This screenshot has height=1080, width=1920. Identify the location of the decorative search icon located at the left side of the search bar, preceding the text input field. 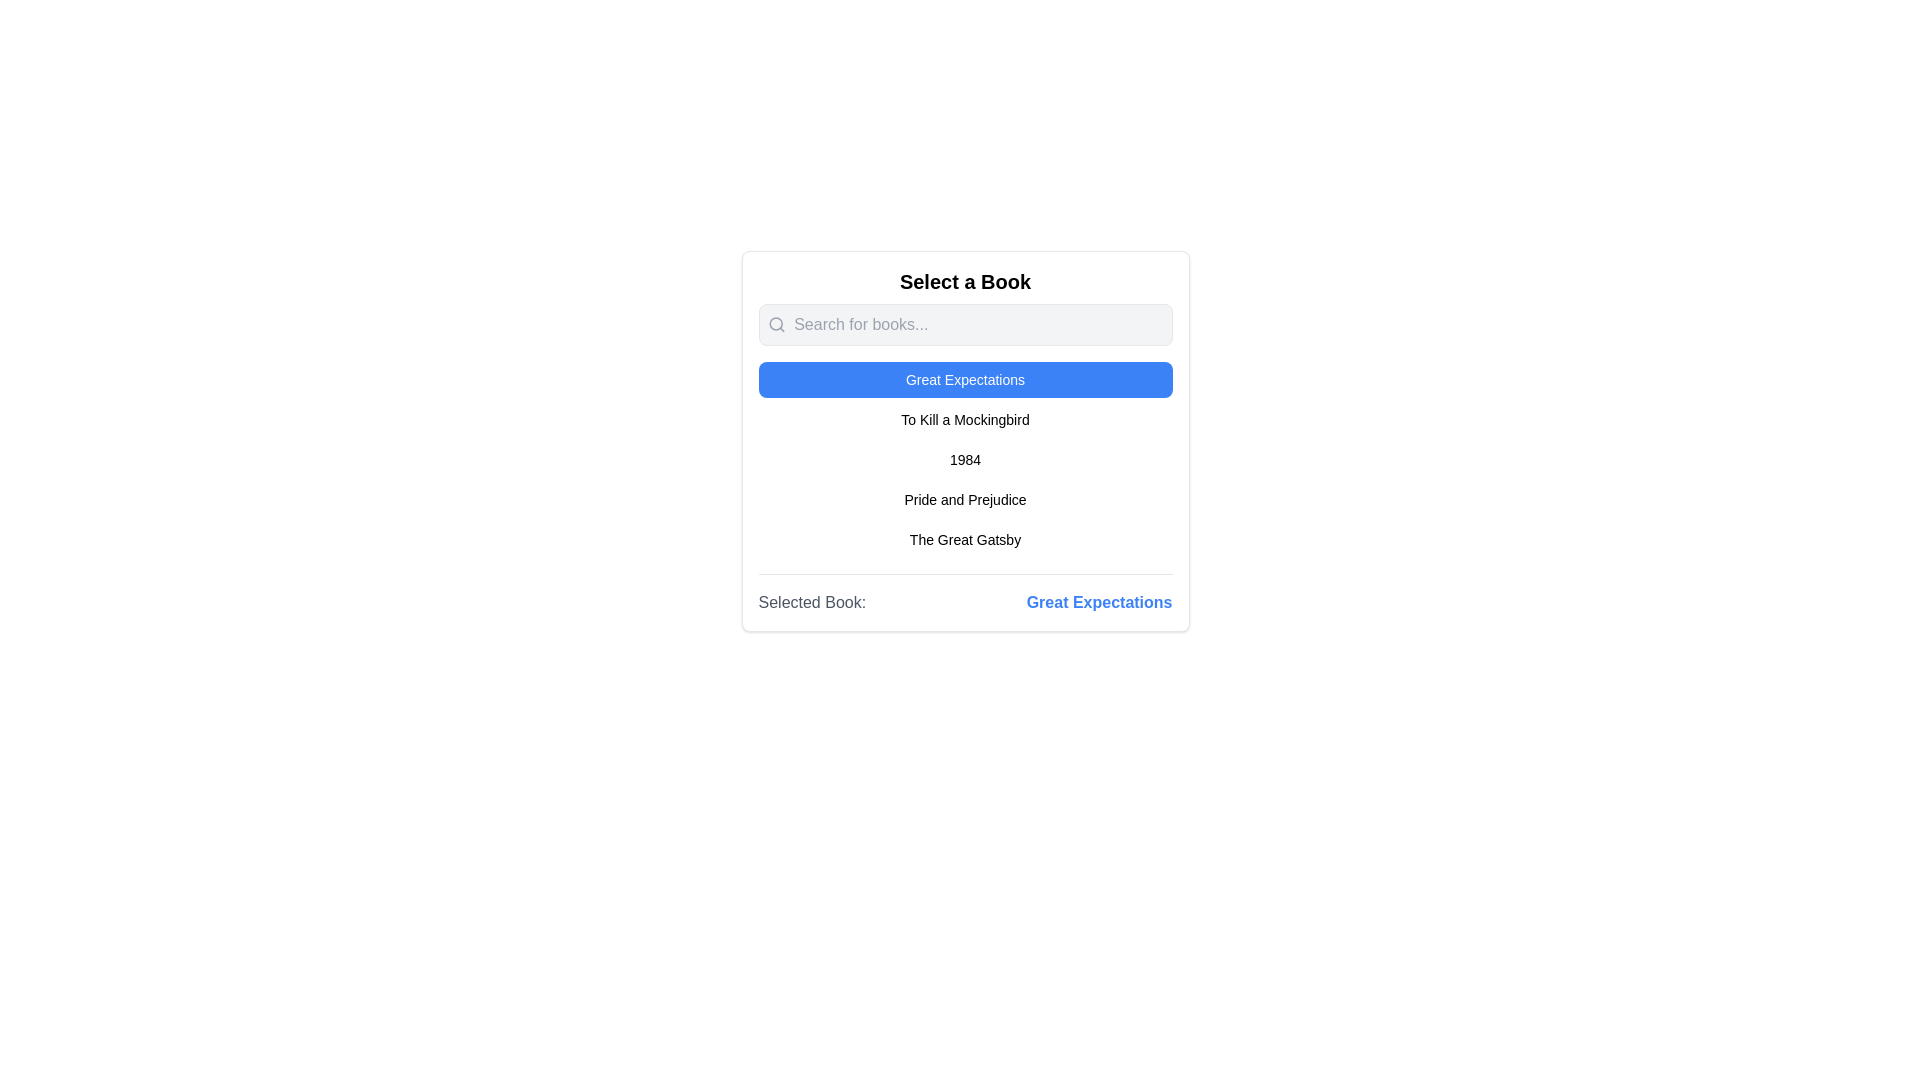
(775, 323).